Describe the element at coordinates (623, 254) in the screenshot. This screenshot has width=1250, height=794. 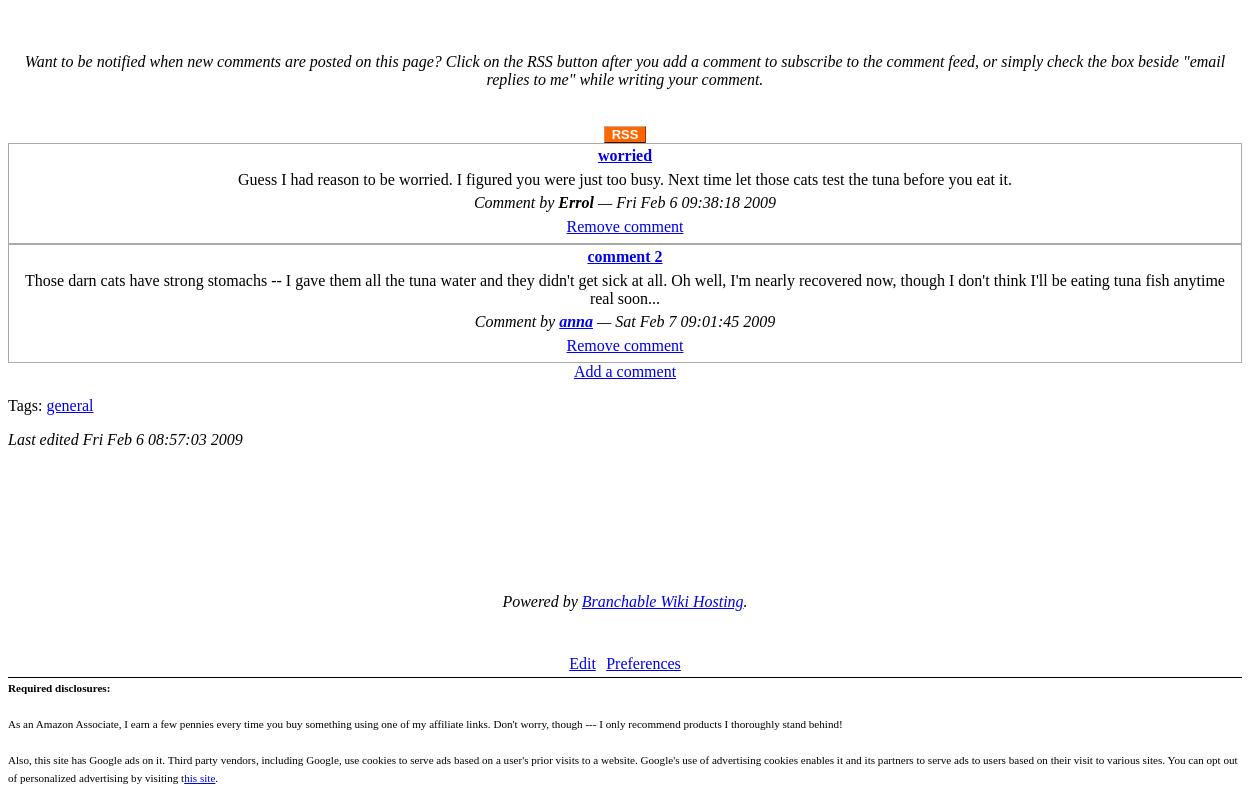
I see `'comment 2'` at that location.